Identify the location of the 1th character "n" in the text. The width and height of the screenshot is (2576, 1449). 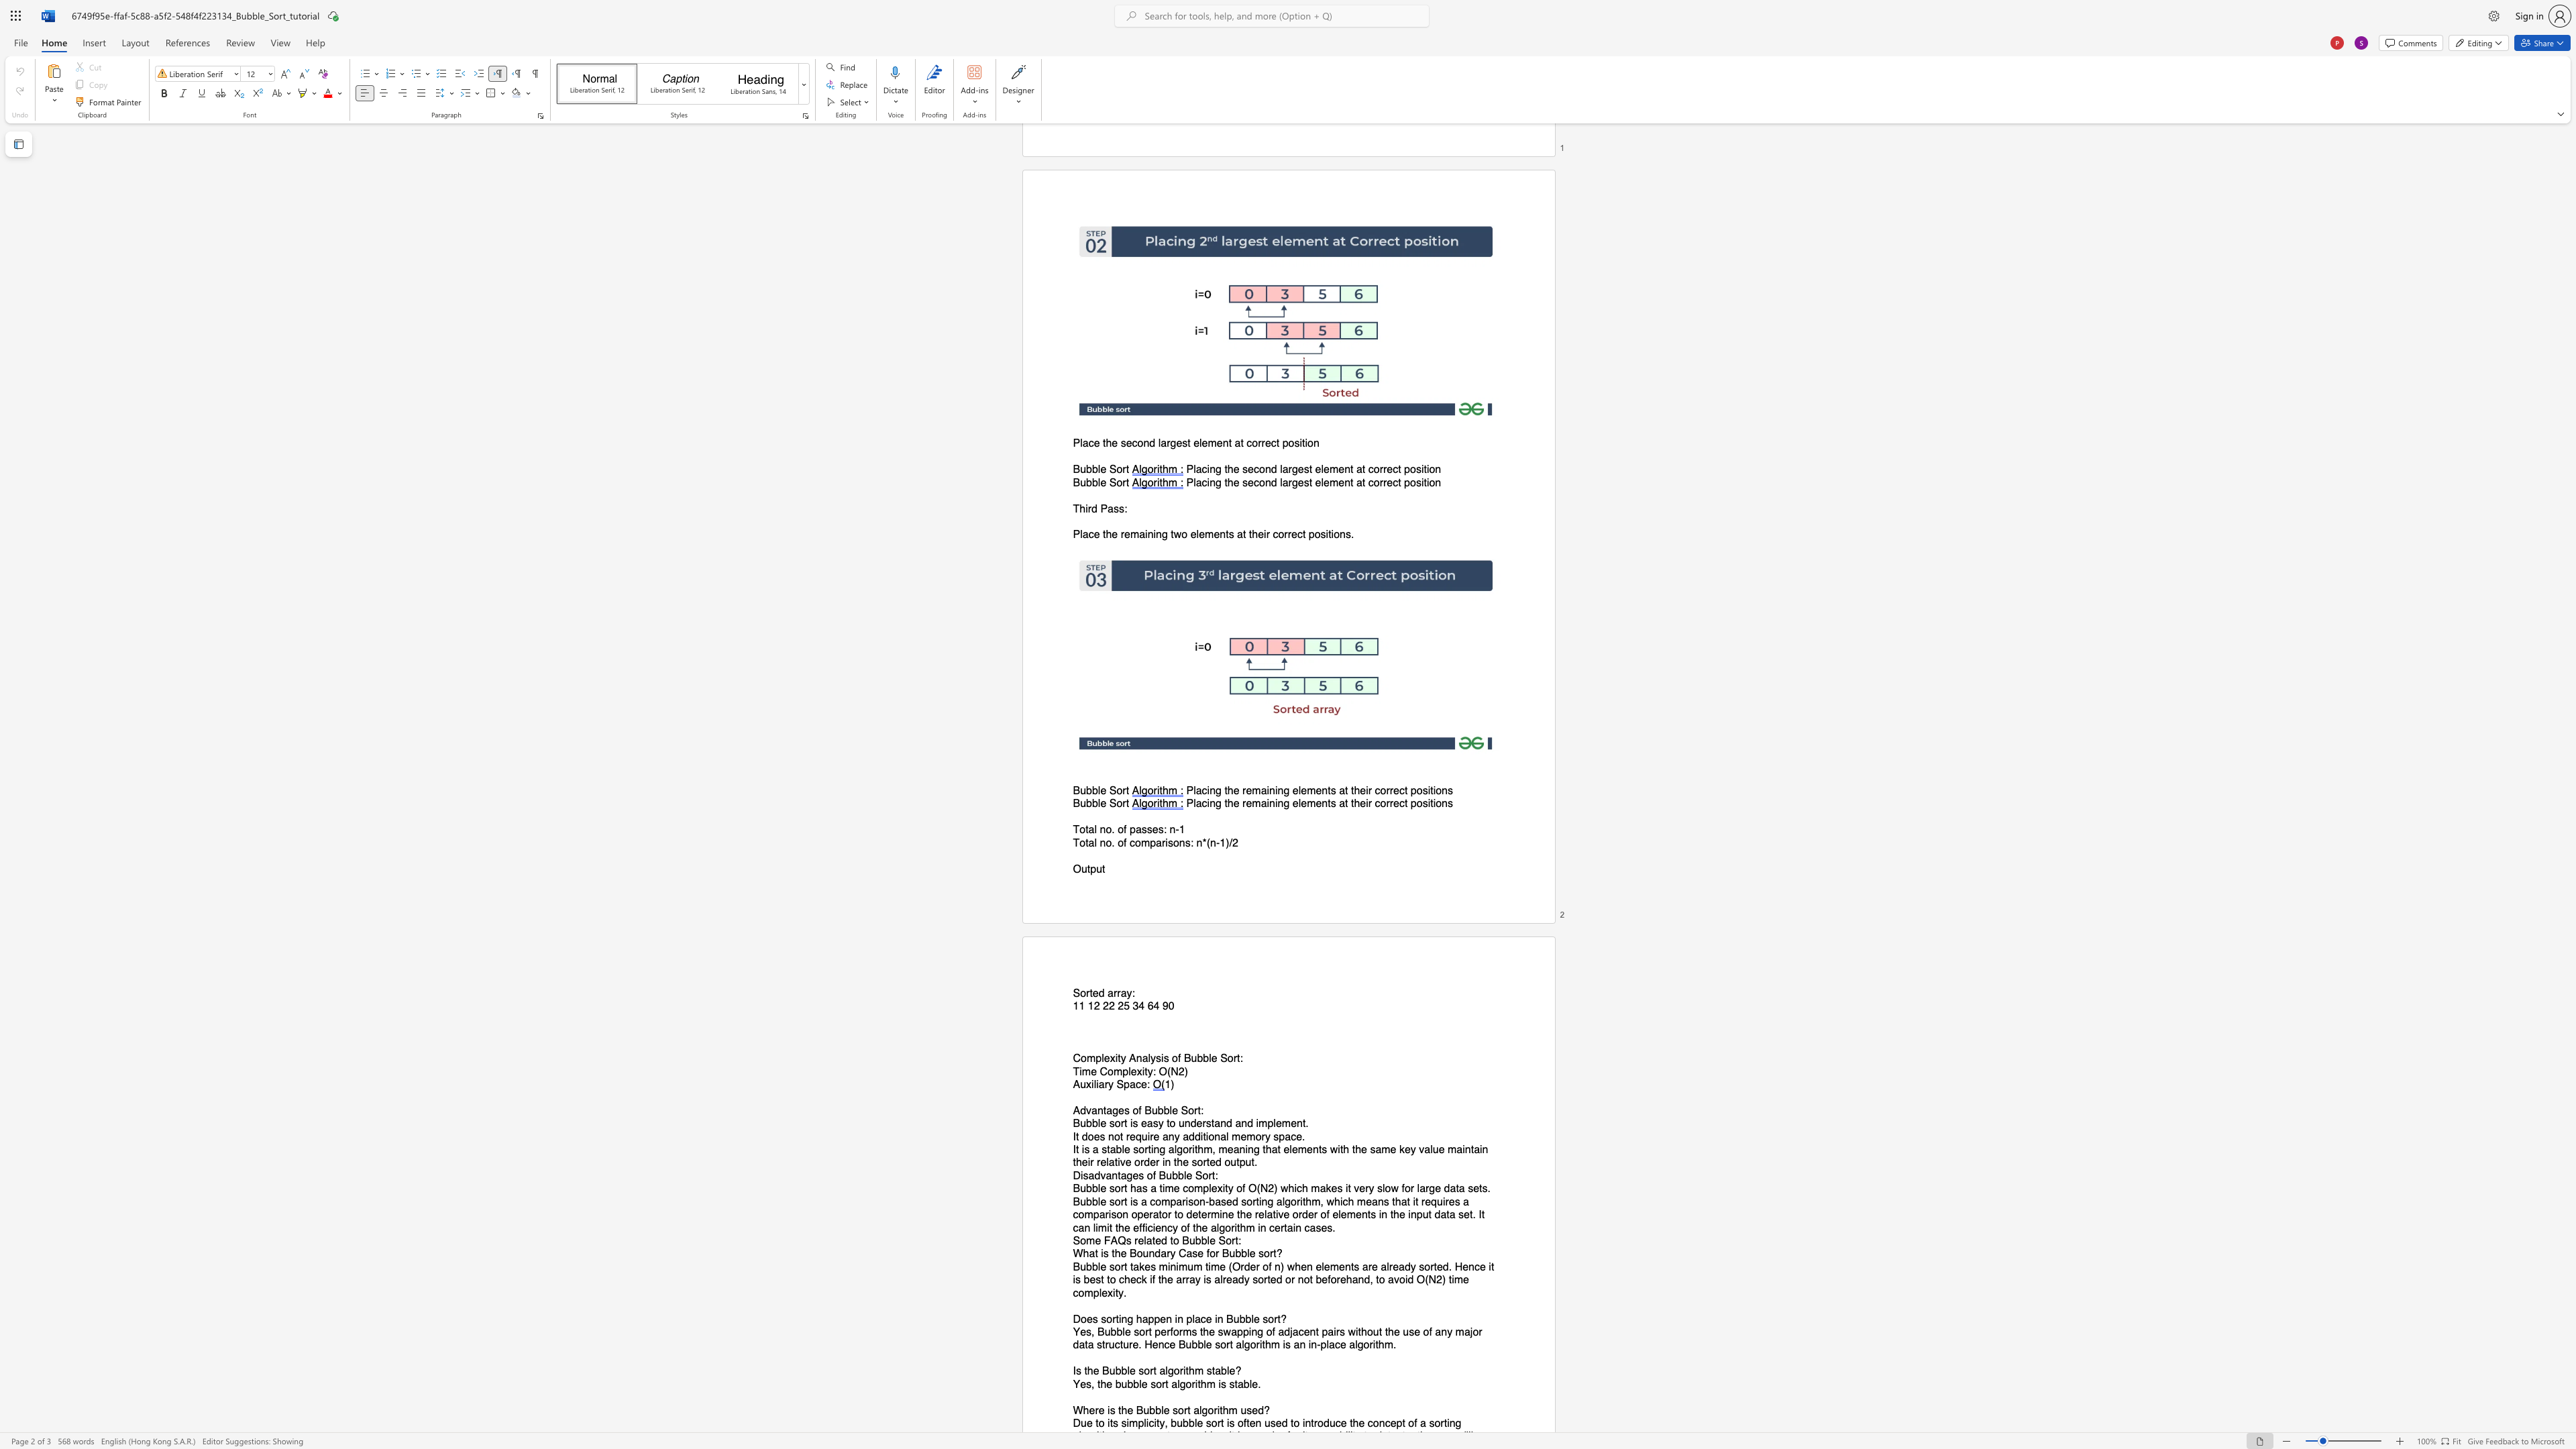
(1364, 1215).